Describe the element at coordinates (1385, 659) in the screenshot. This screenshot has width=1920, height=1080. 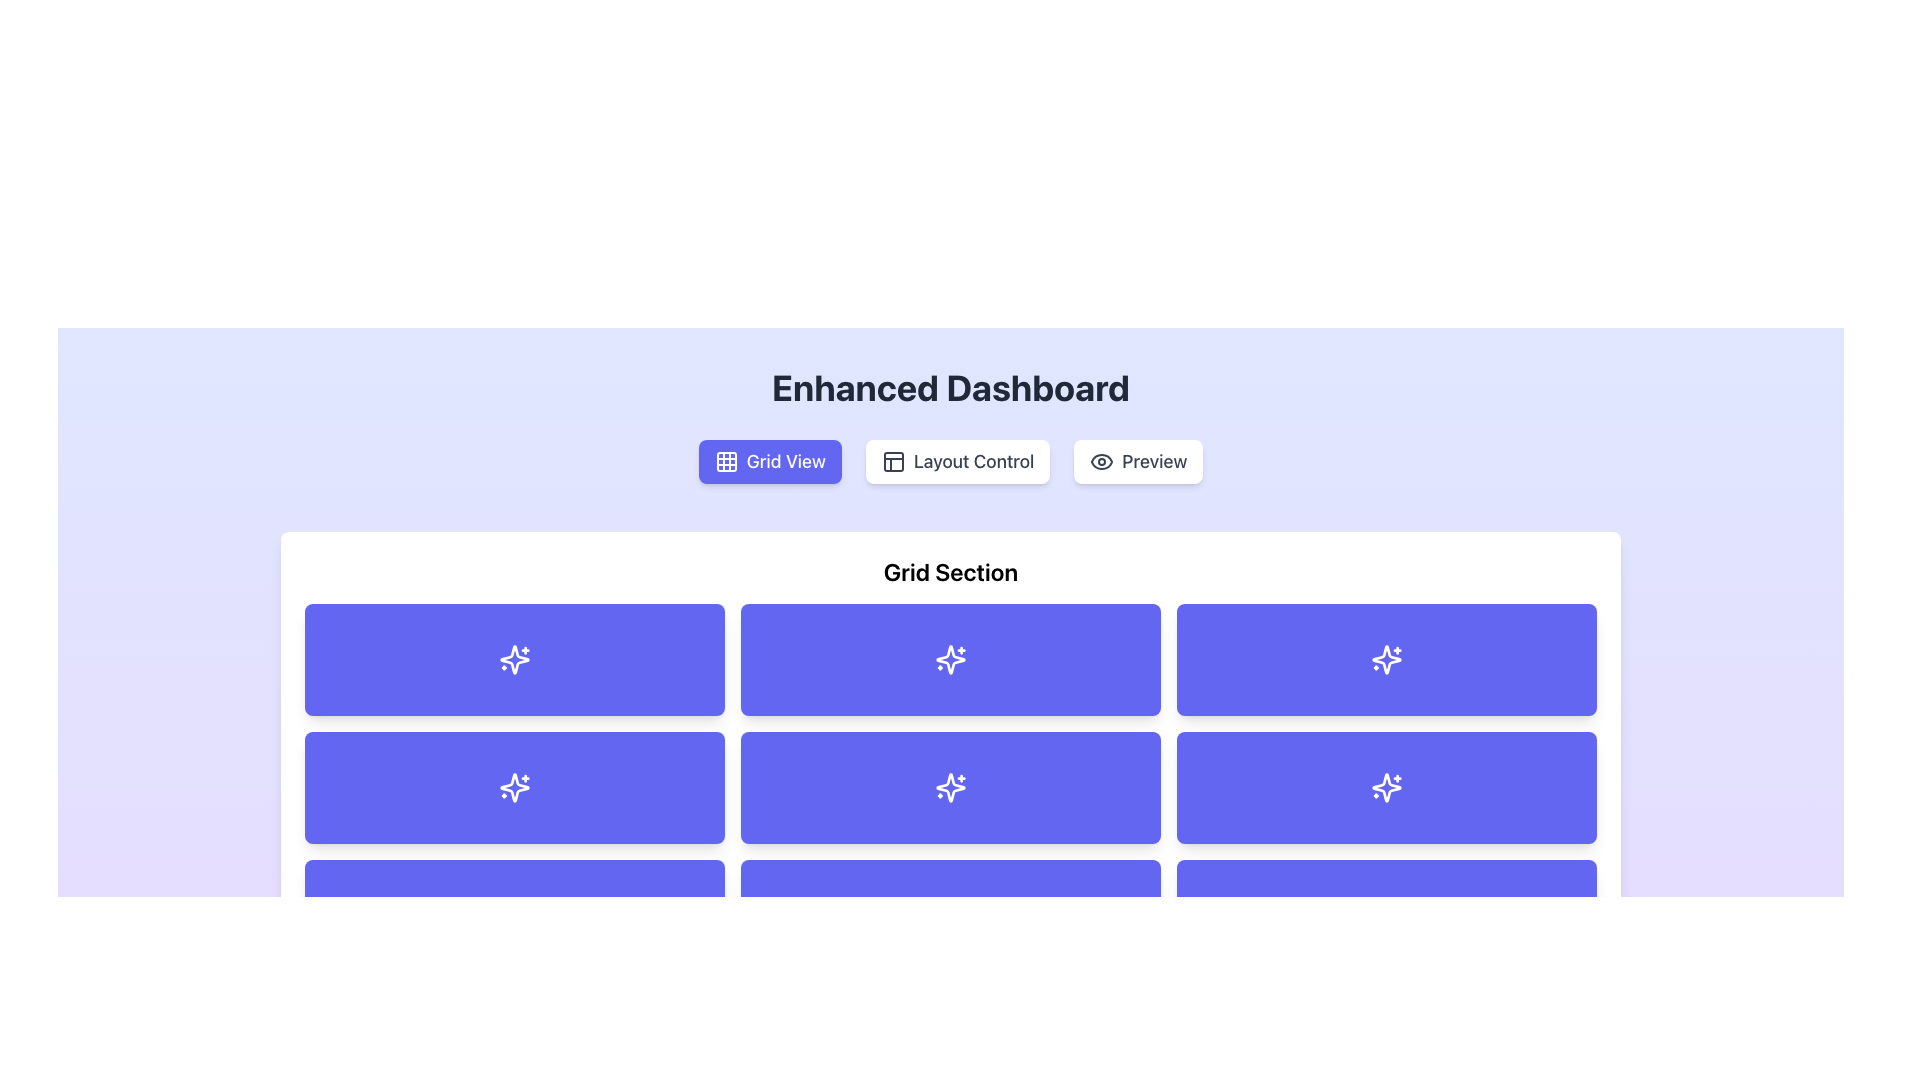
I see `the decorative or functional icon located in the second row and third column of the grid layout` at that location.